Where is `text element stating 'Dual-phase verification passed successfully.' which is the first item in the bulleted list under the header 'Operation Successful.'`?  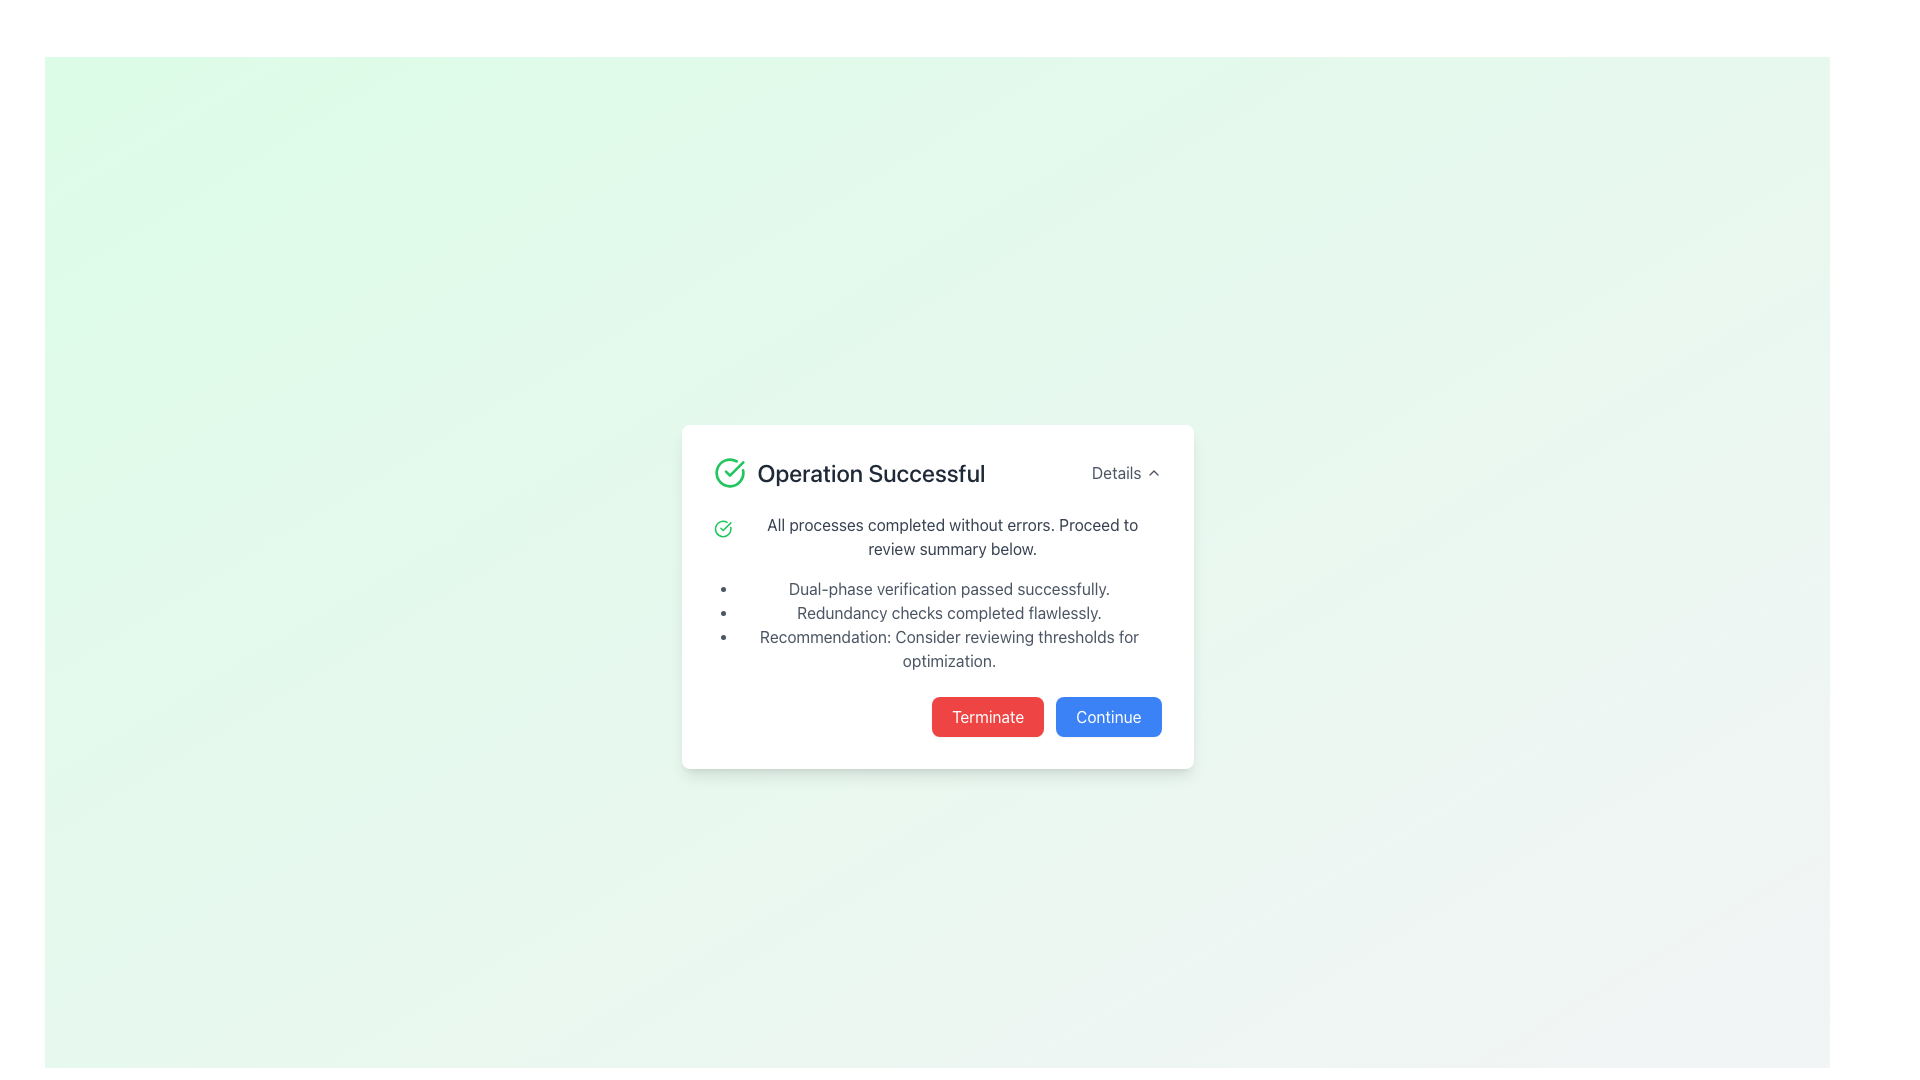 text element stating 'Dual-phase verification passed successfully.' which is the first item in the bulleted list under the header 'Operation Successful.' is located at coordinates (948, 588).